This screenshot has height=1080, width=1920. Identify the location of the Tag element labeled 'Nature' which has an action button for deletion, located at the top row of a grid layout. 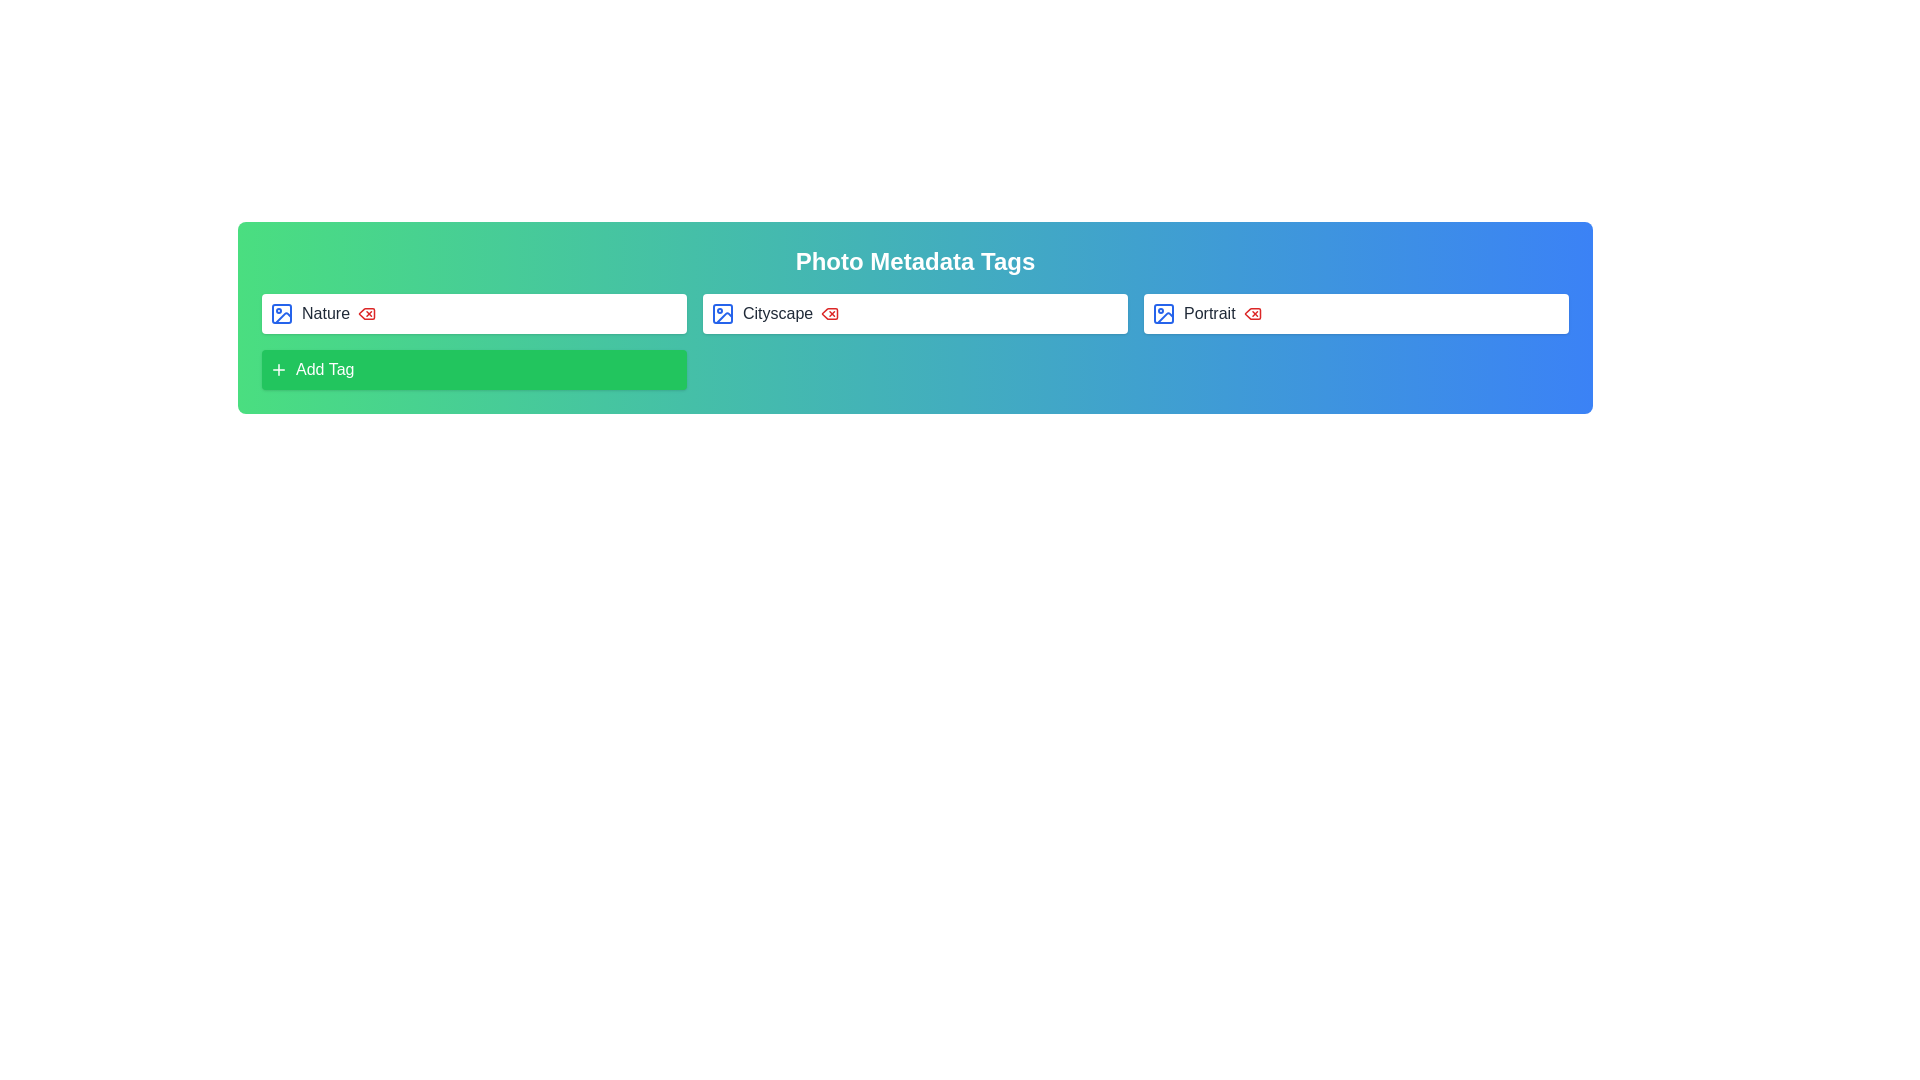
(473, 313).